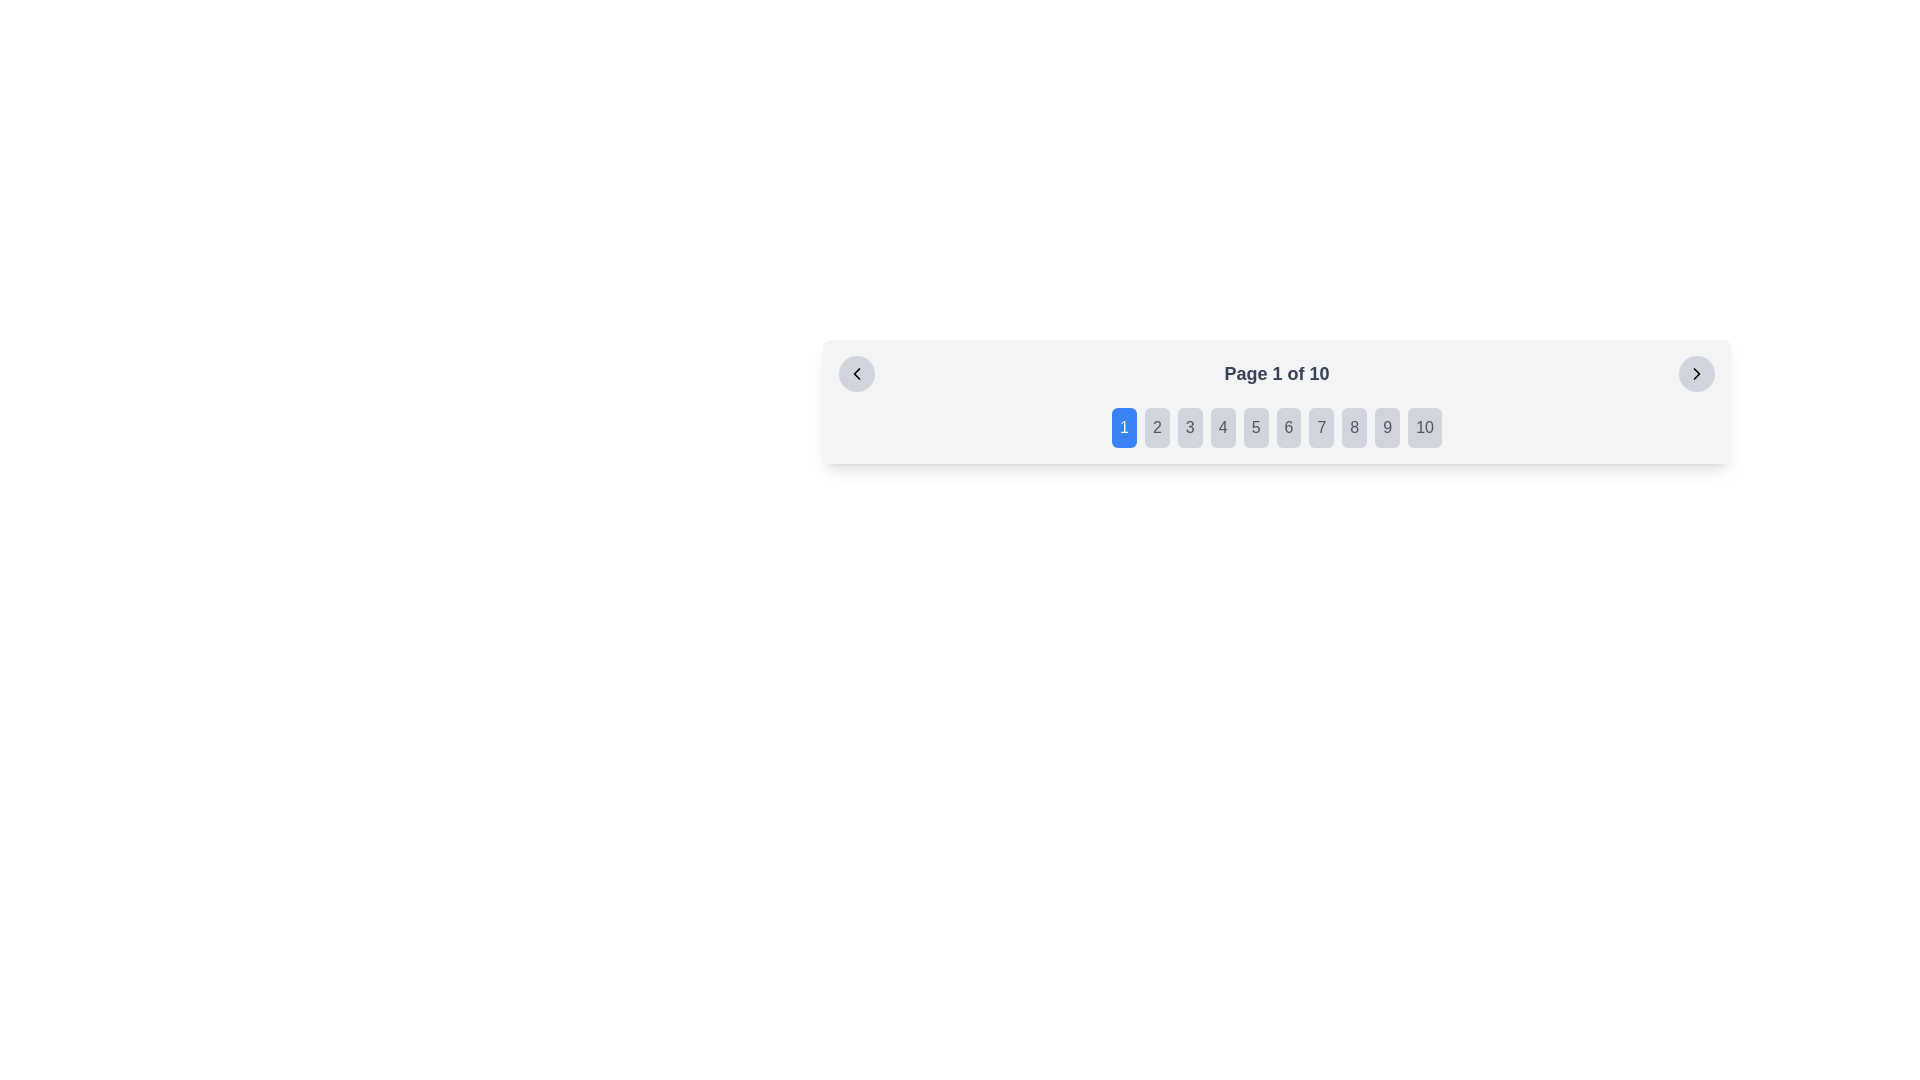 Image resolution: width=1920 pixels, height=1080 pixels. I want to click on the left-facing chevron arrow located within the navigation bar, so click(857, 374).